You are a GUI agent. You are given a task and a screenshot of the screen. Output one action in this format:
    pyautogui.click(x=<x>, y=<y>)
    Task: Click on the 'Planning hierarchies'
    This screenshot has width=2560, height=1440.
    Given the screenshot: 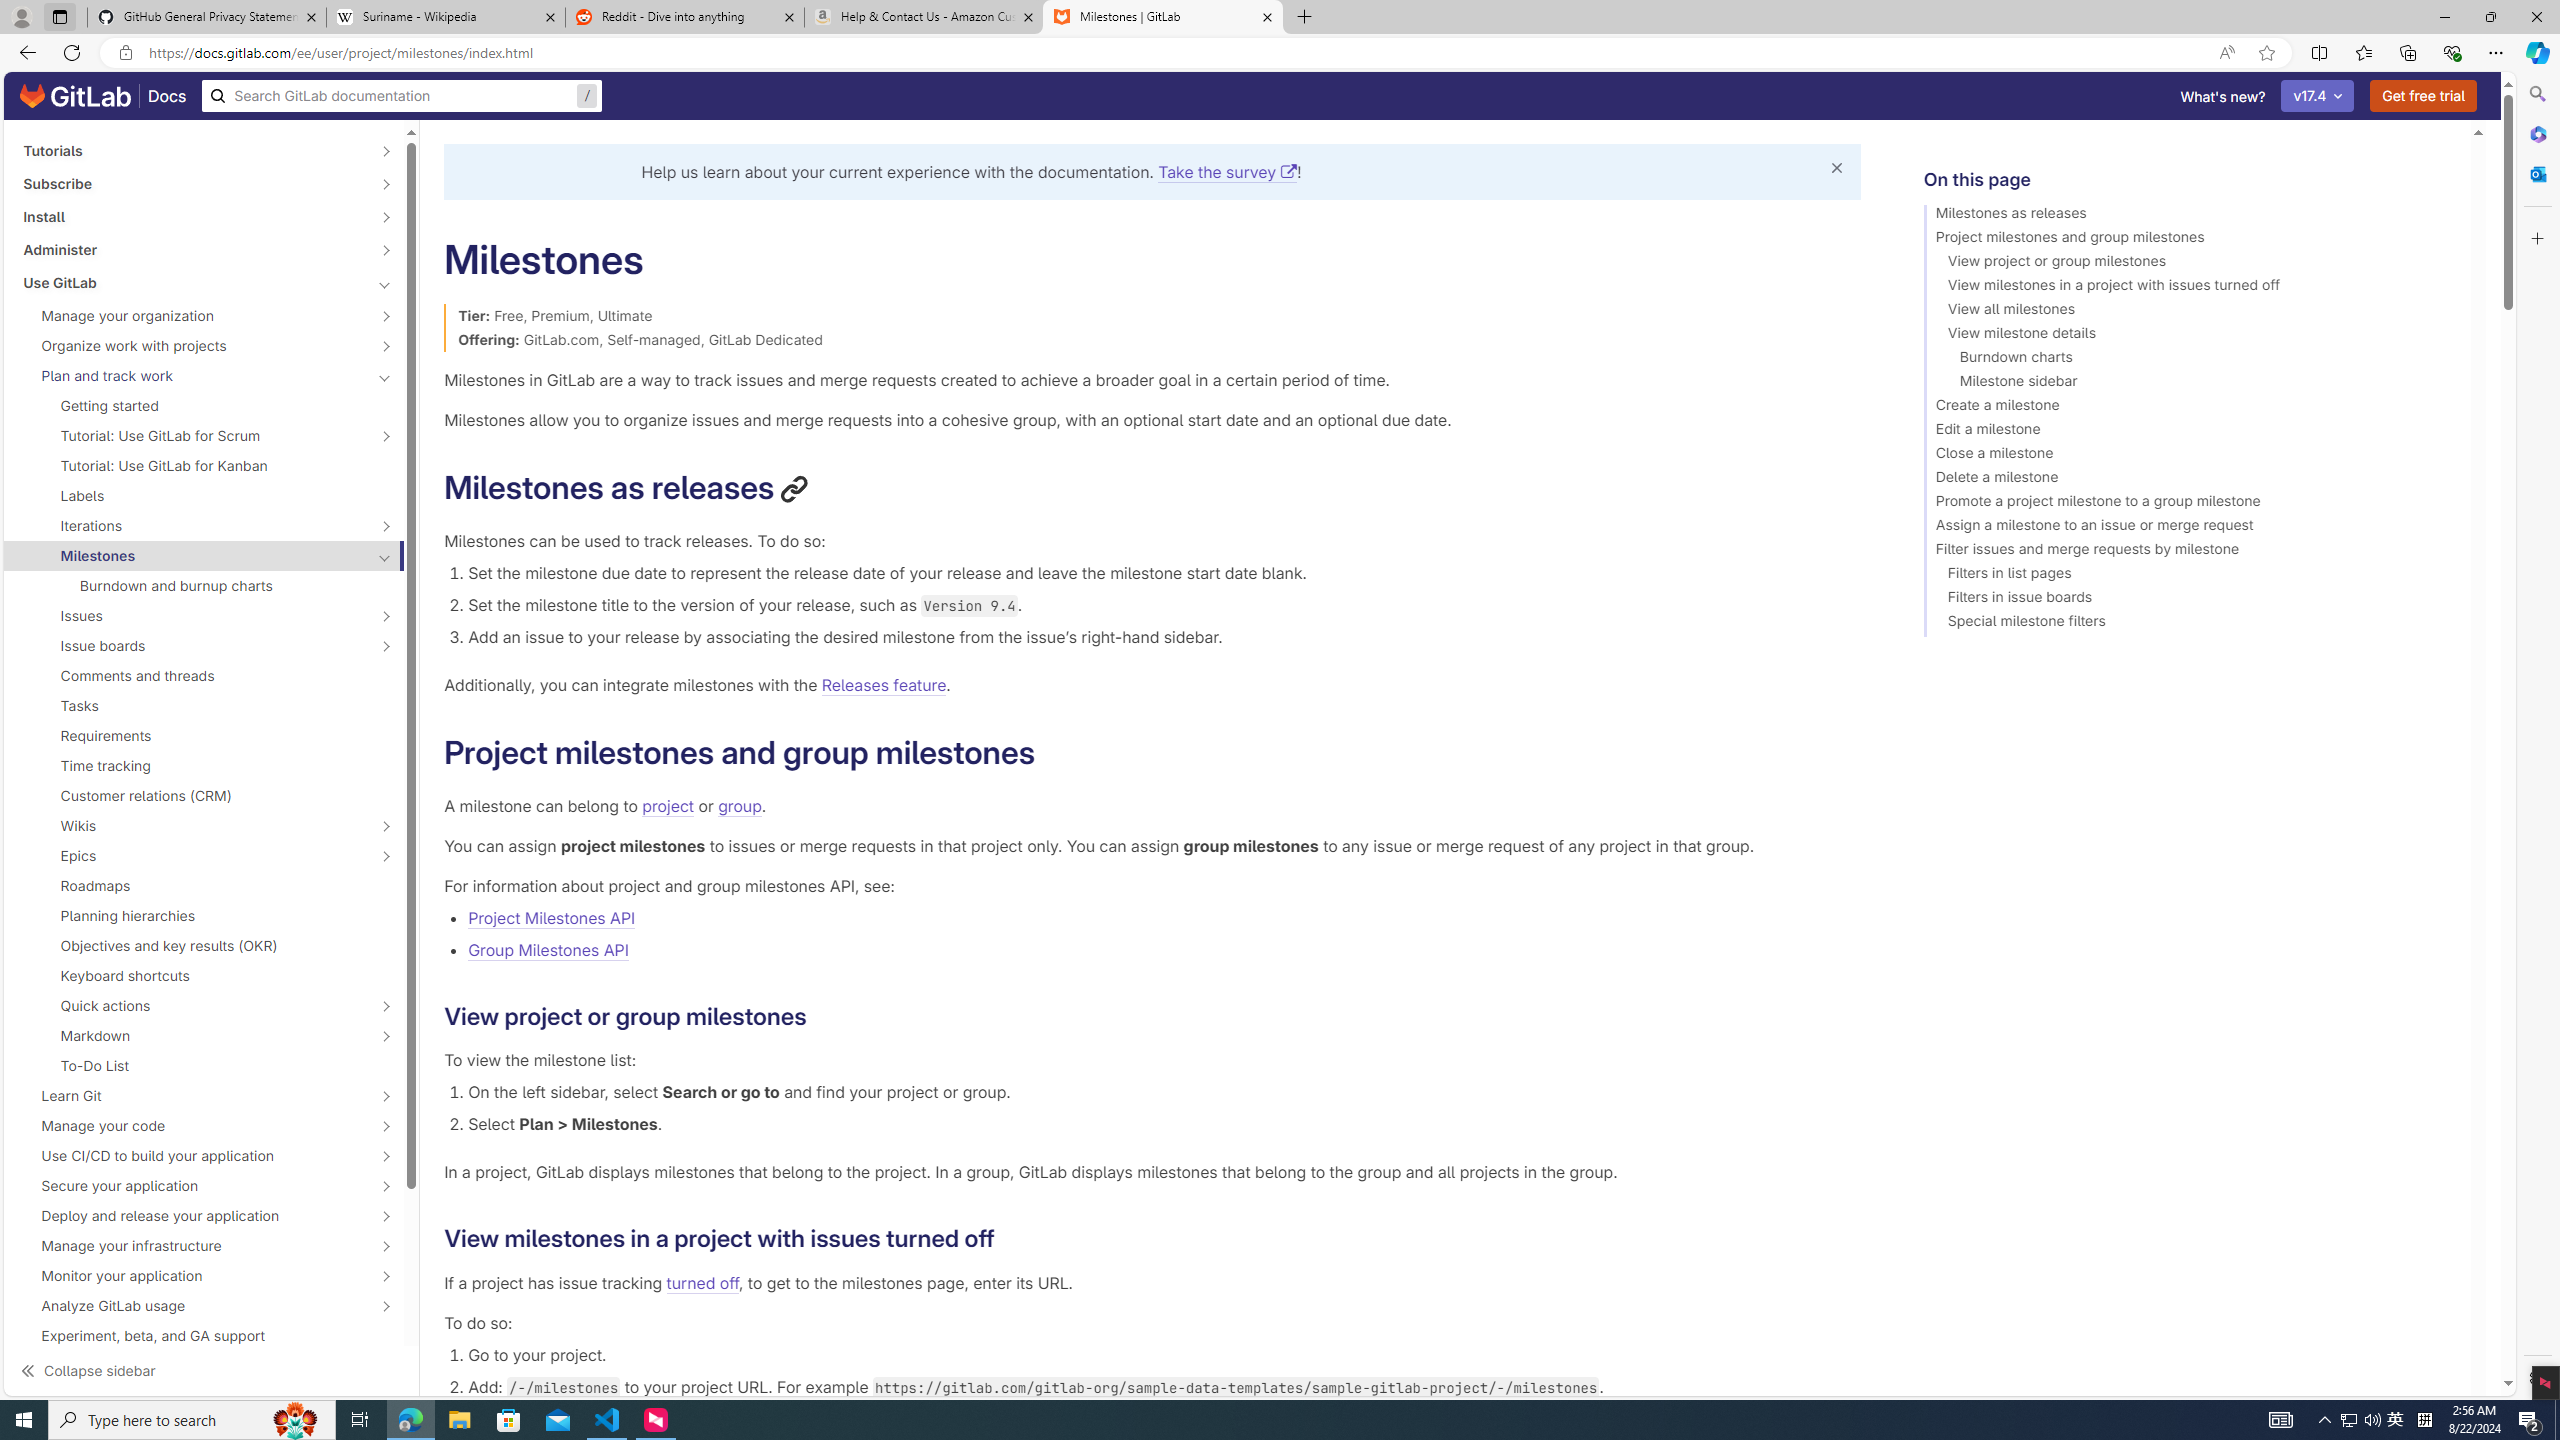 What is the action you would take?
    pyautogui.click(x=203, y=915)
    